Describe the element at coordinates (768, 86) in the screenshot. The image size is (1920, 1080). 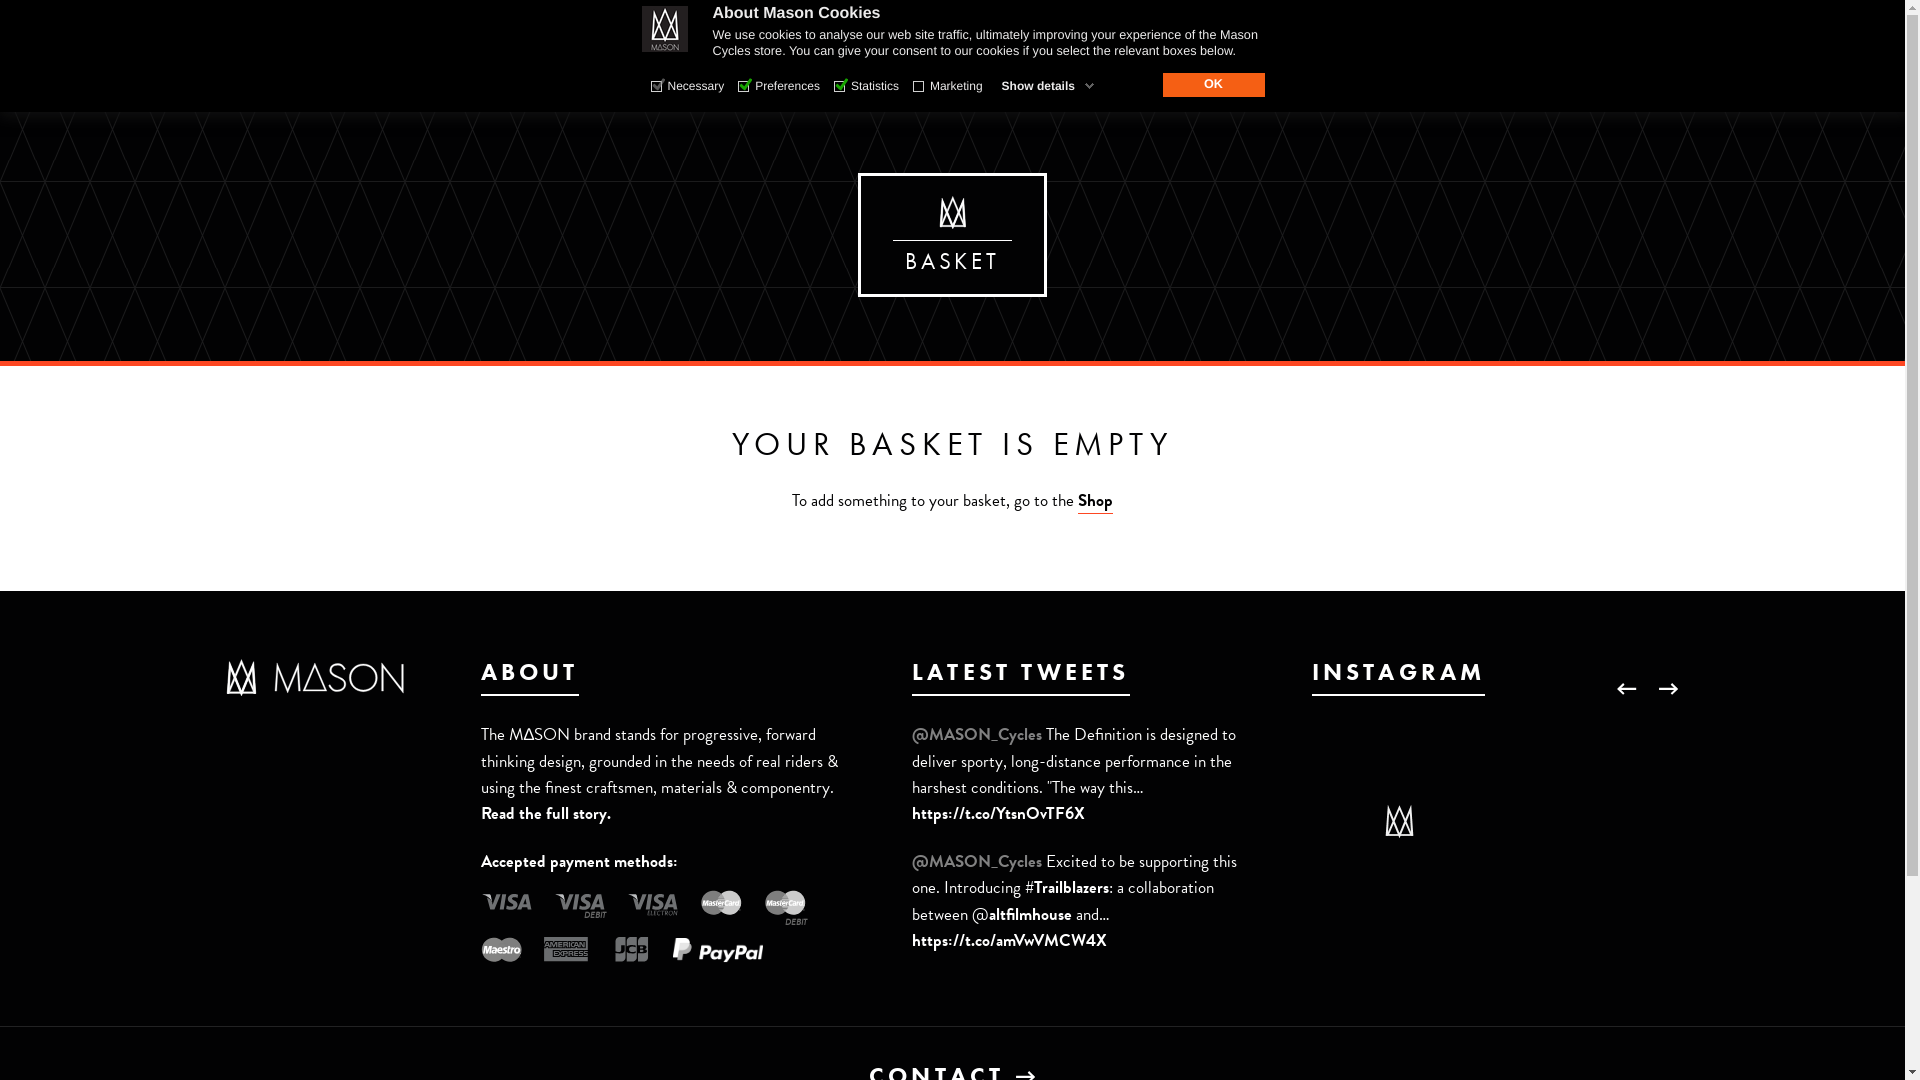
I see `'ALL'` at that location.